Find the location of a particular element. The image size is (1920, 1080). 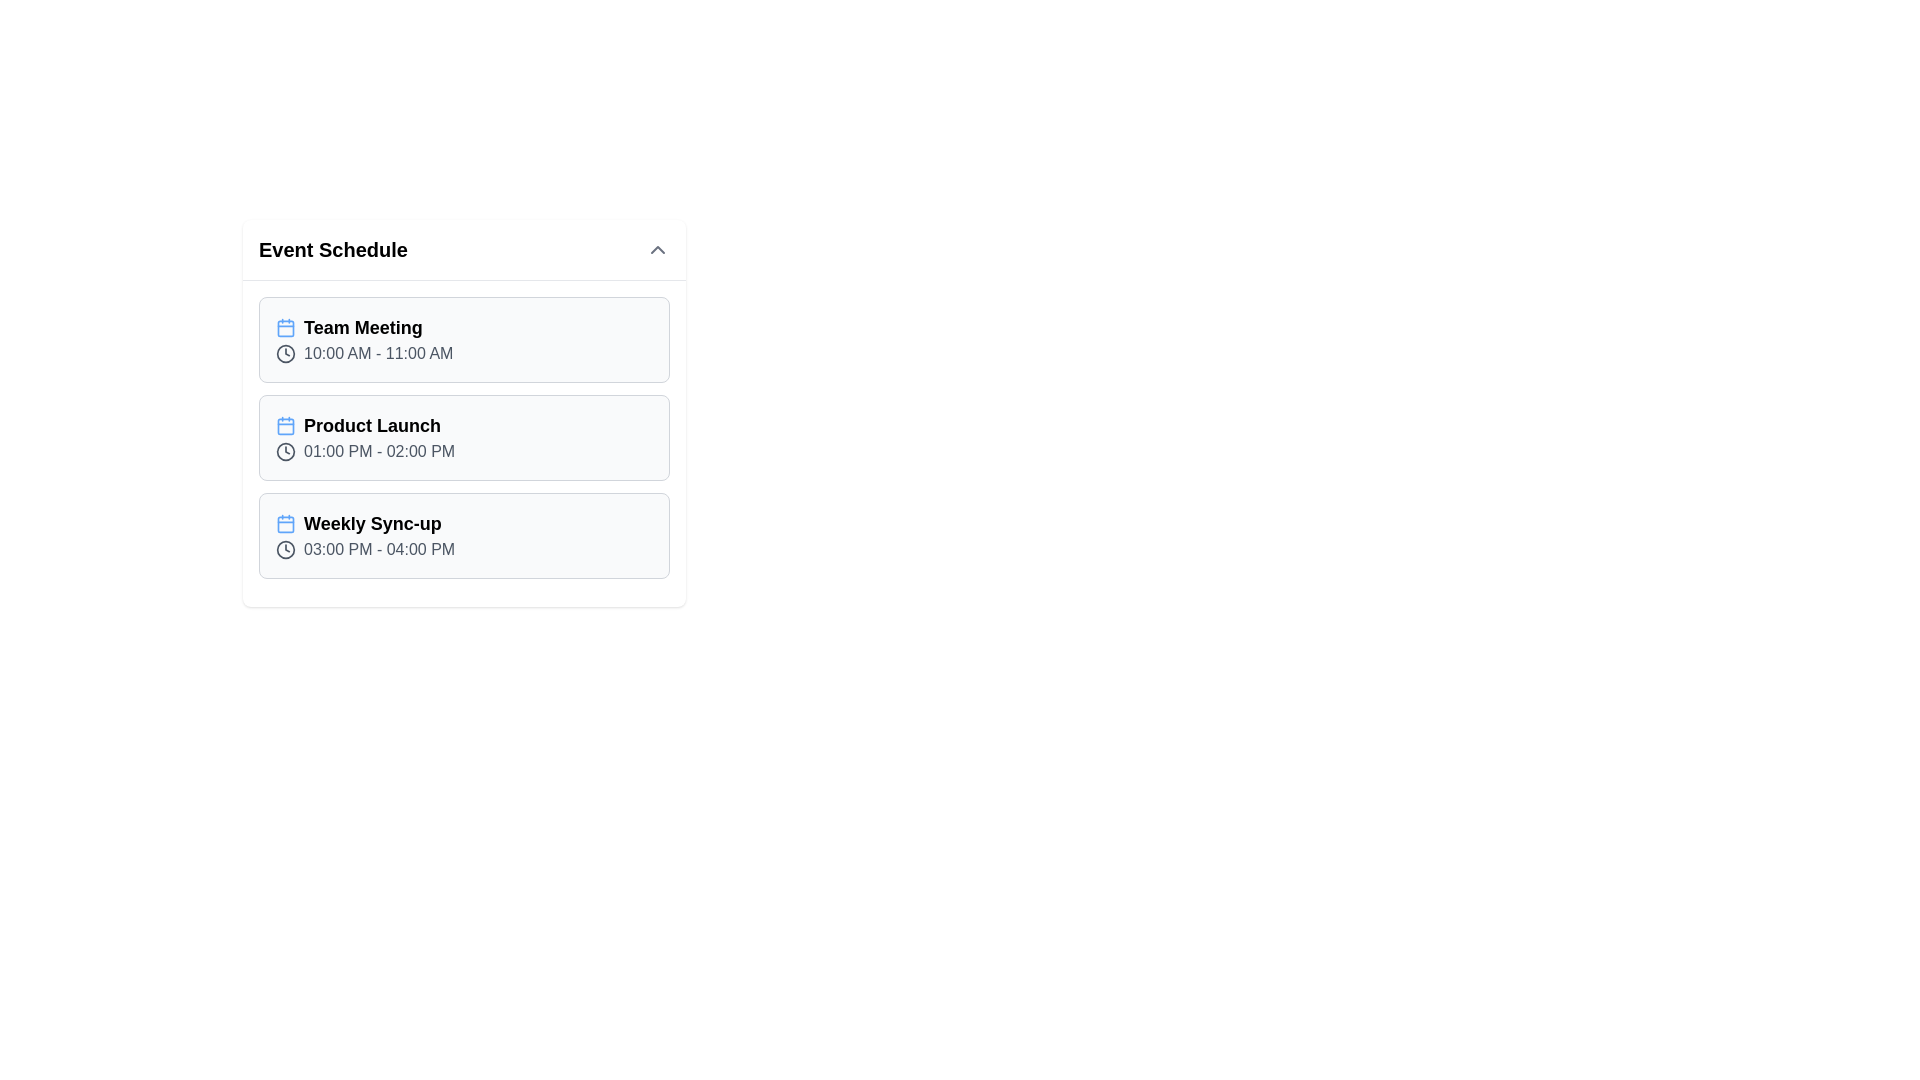

the time icon located to the left of the time range '03:00 PM - 04:00 PM' in the 'Weekly Sync-up' event row is located at coordinates (285, 550).